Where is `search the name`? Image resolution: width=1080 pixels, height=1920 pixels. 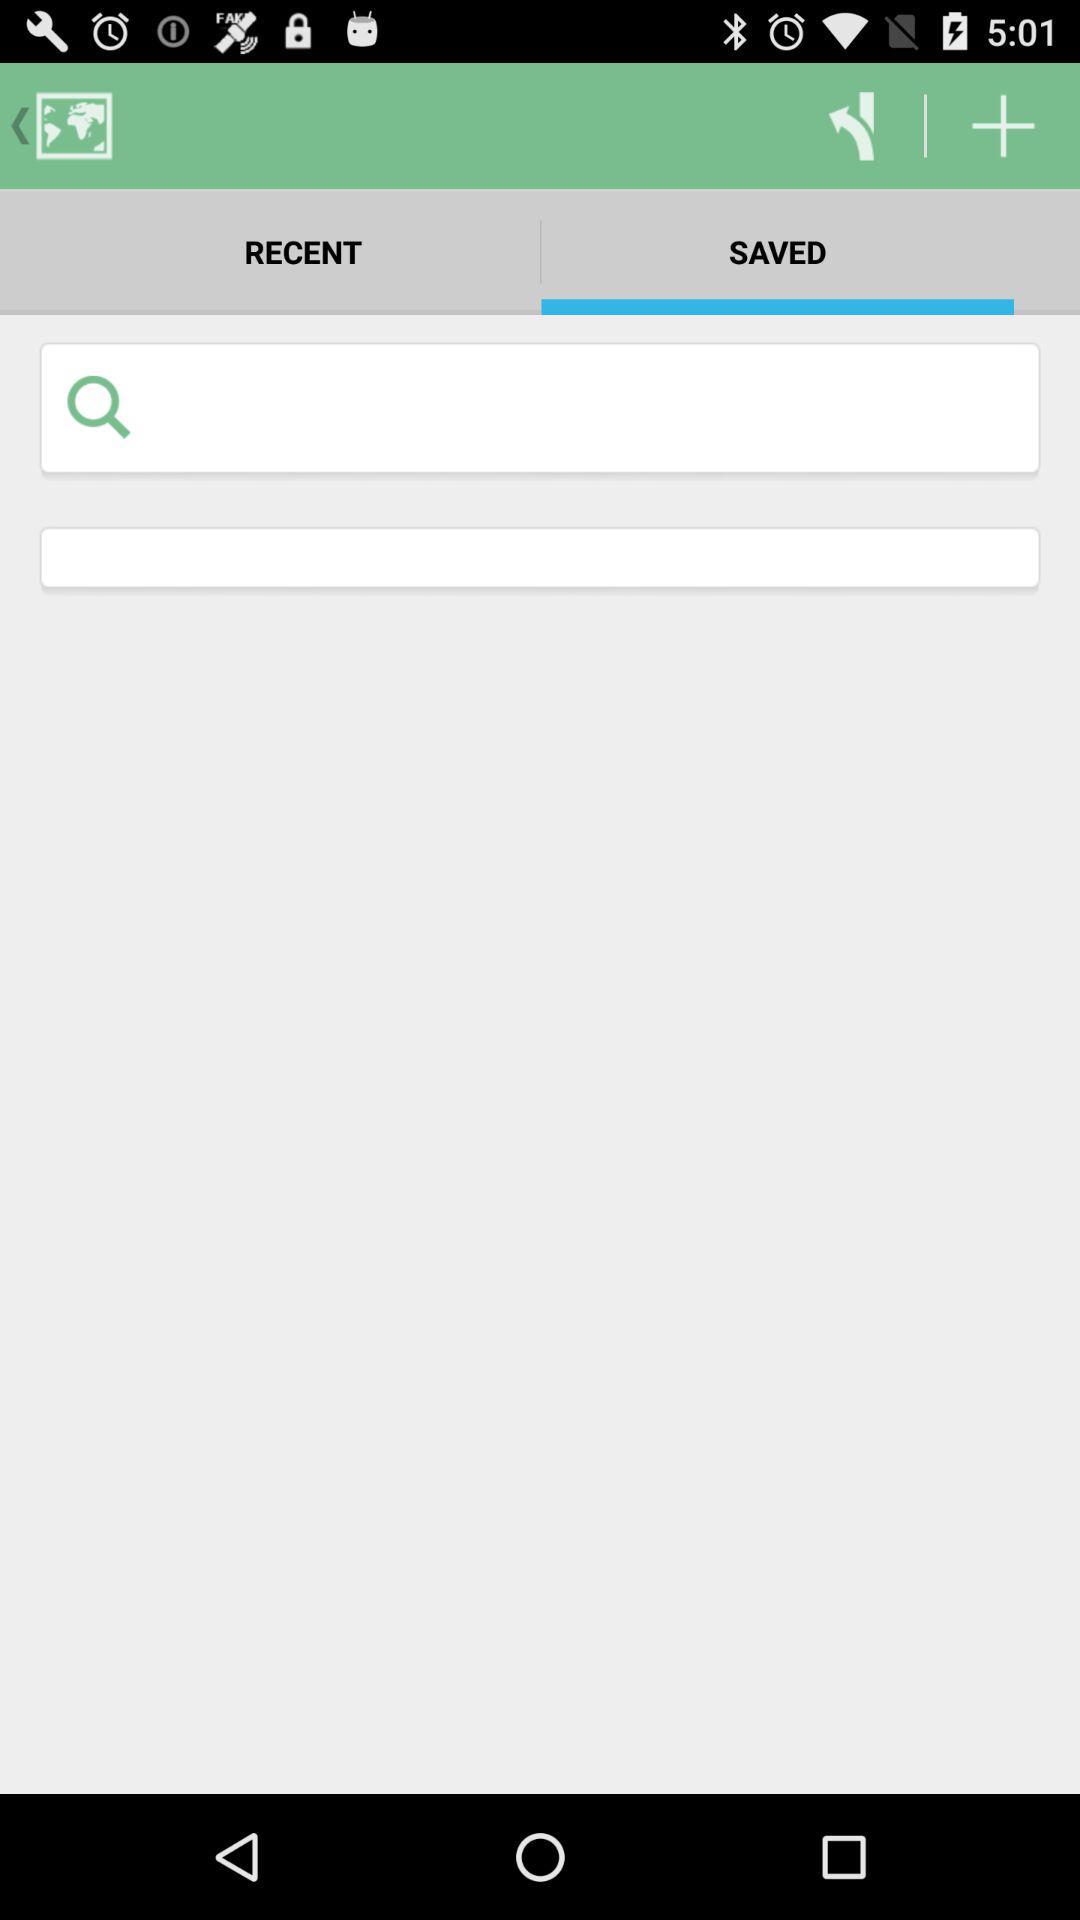
search the name is located at coordinates (584, 405).